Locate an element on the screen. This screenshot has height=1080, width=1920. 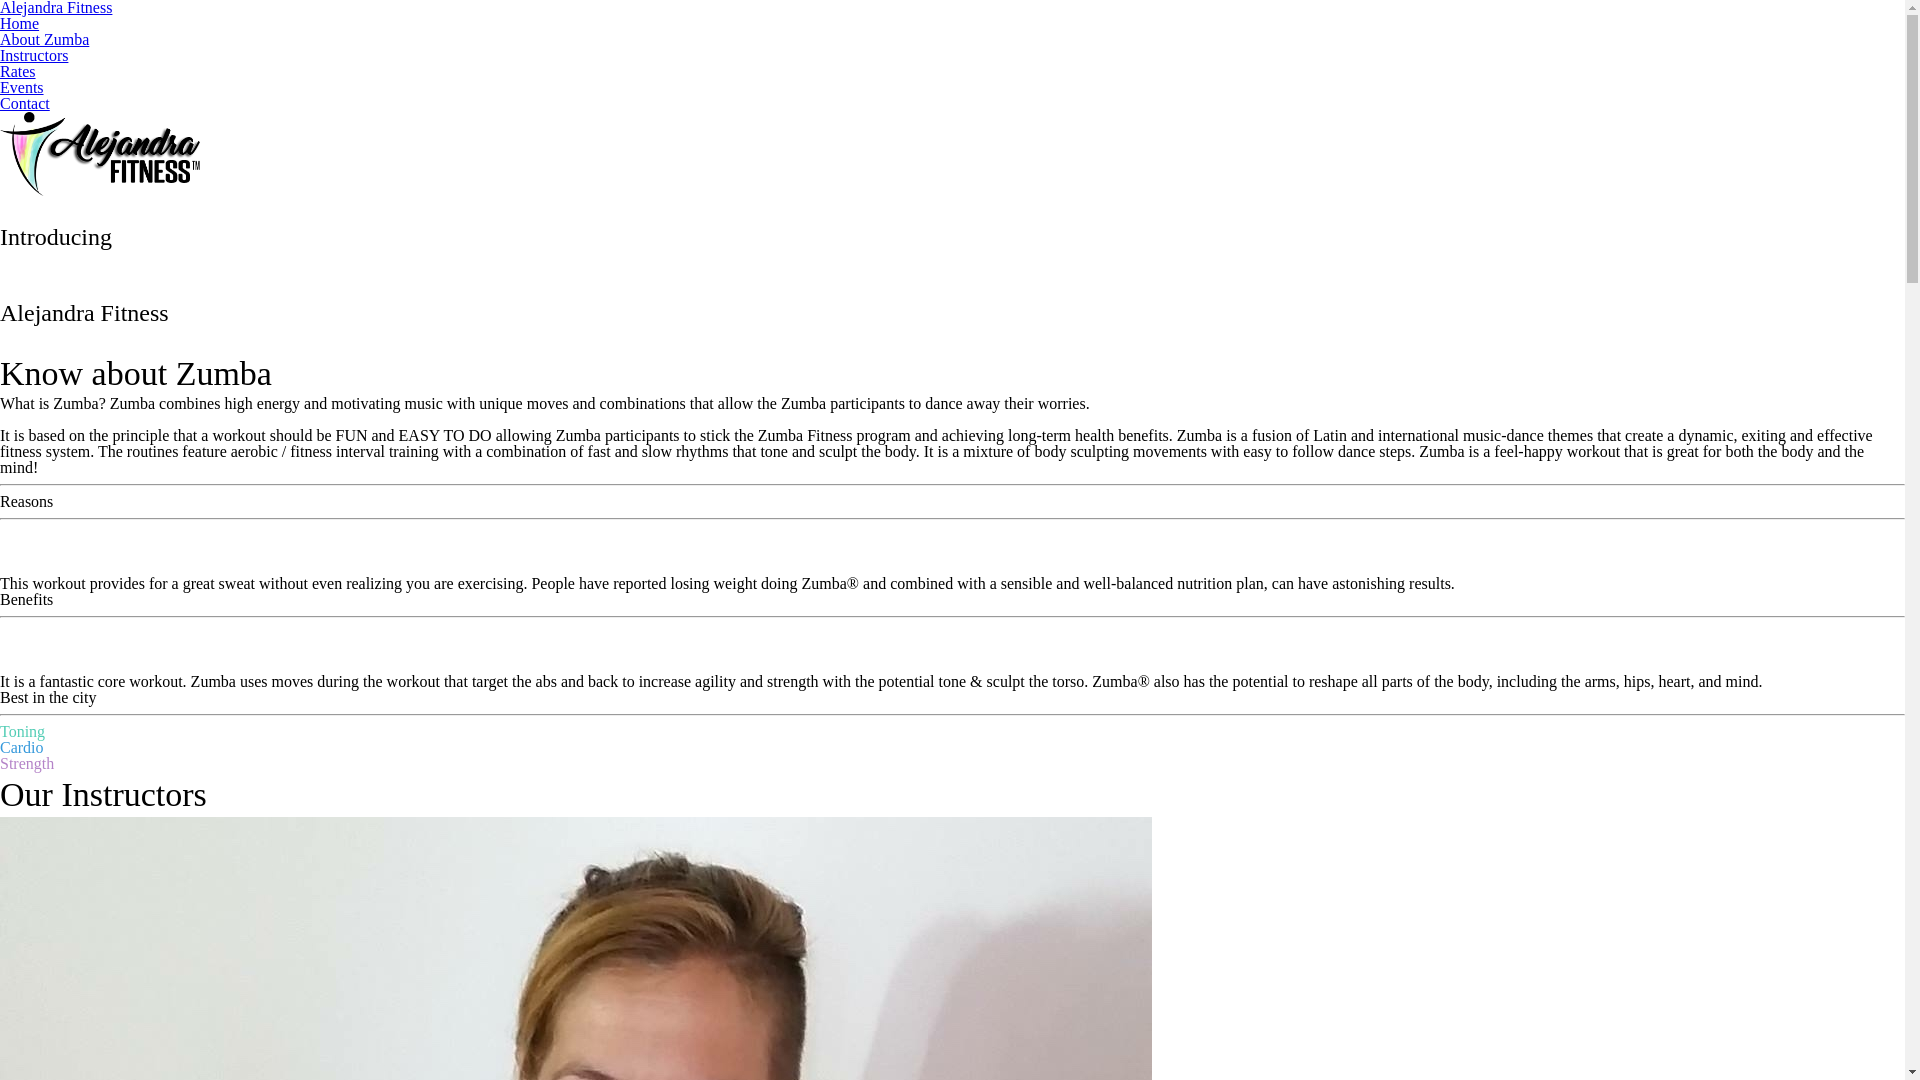
'About Zumba' is located at coordinates (44, 39).